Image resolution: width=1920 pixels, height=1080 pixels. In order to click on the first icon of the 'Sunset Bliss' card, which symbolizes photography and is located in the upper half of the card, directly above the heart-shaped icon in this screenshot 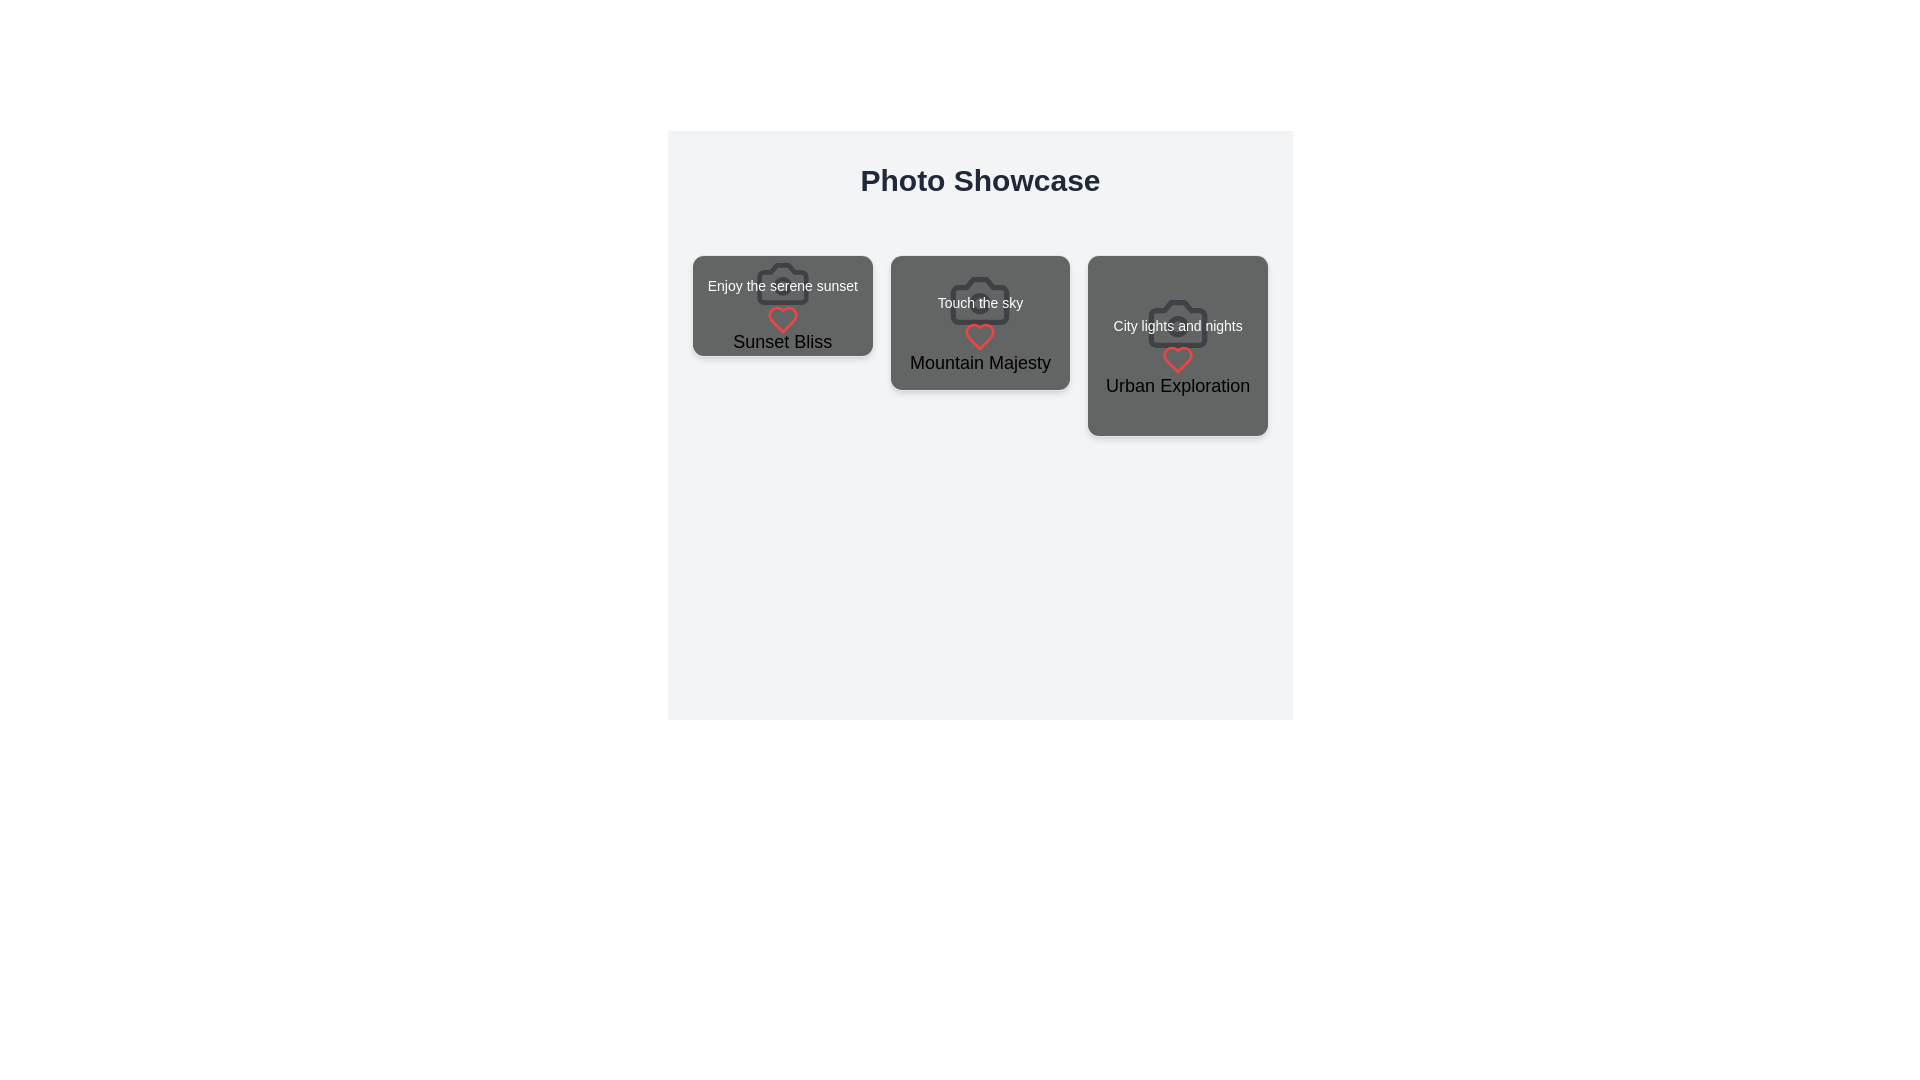, I will do `click(781, 284)`.